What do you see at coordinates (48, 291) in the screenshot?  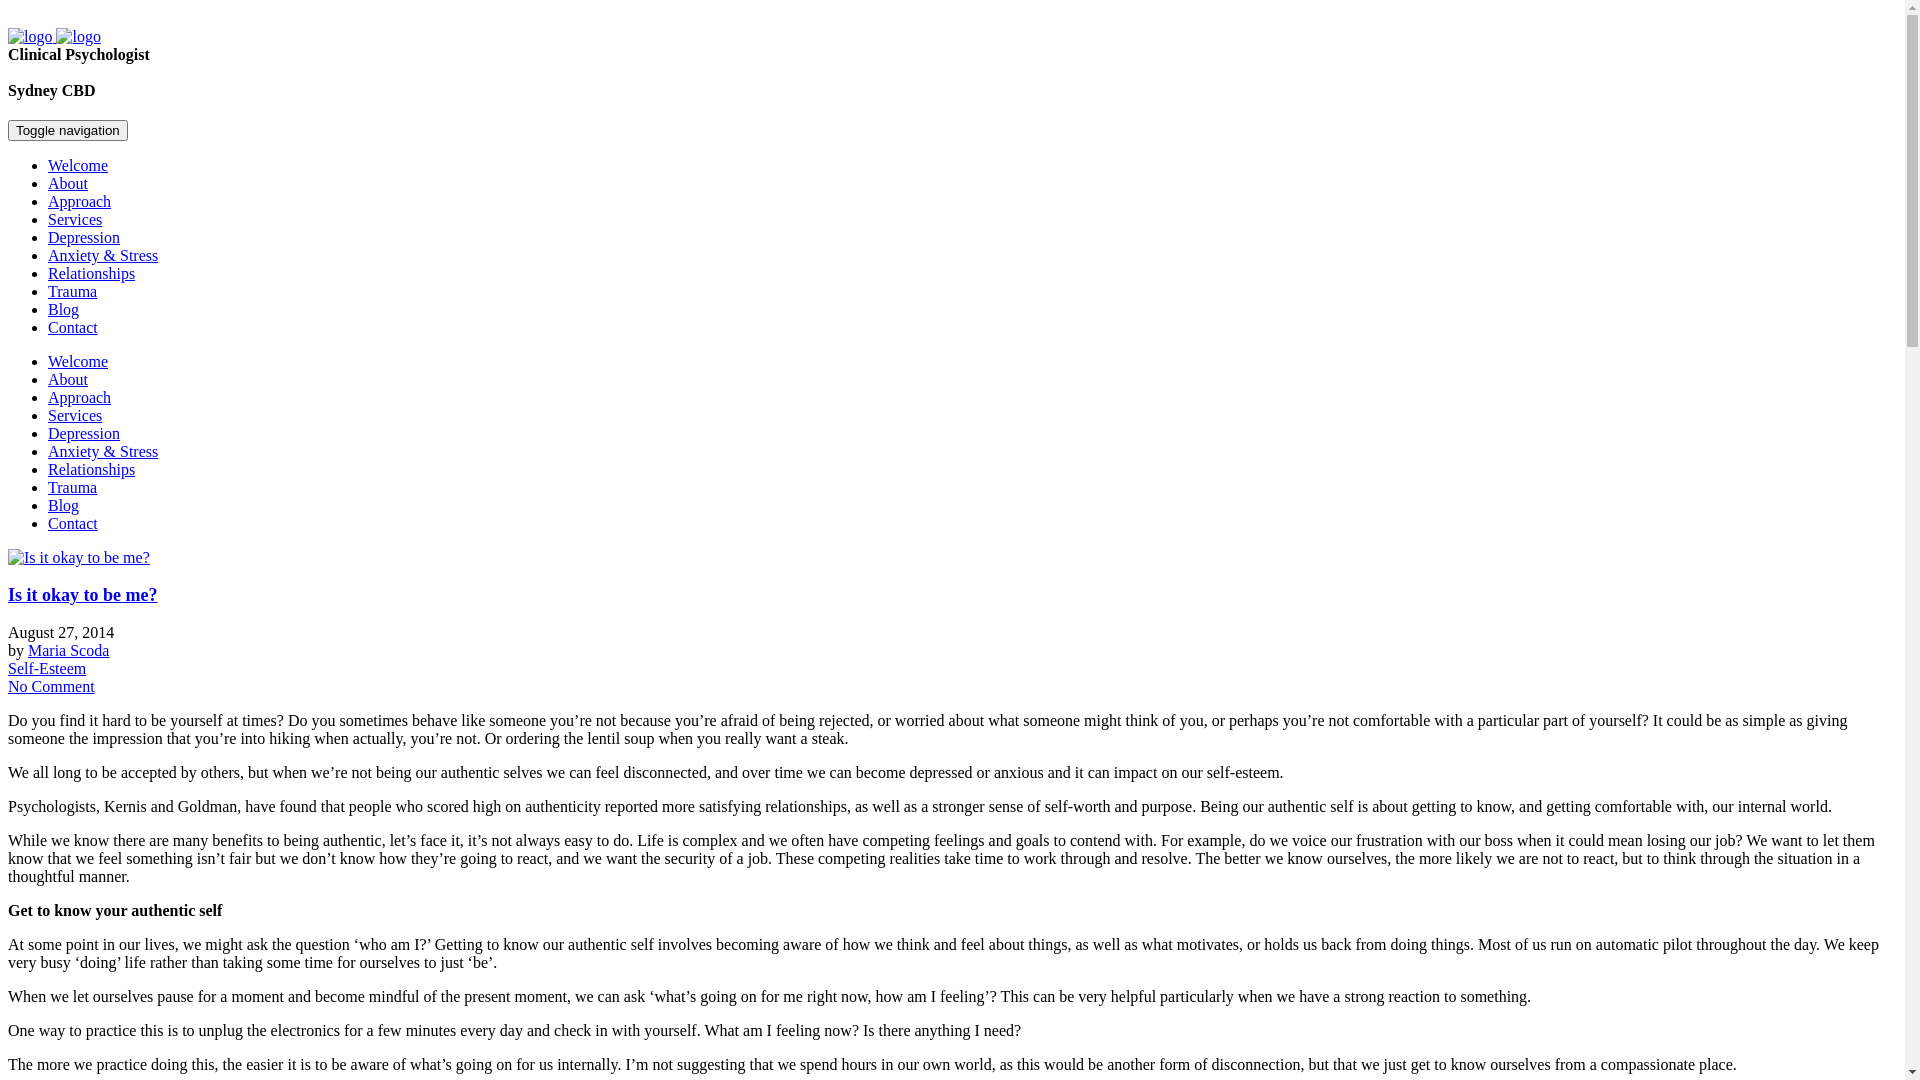 I see `'Trauma'` at bounding box center [48, 291].